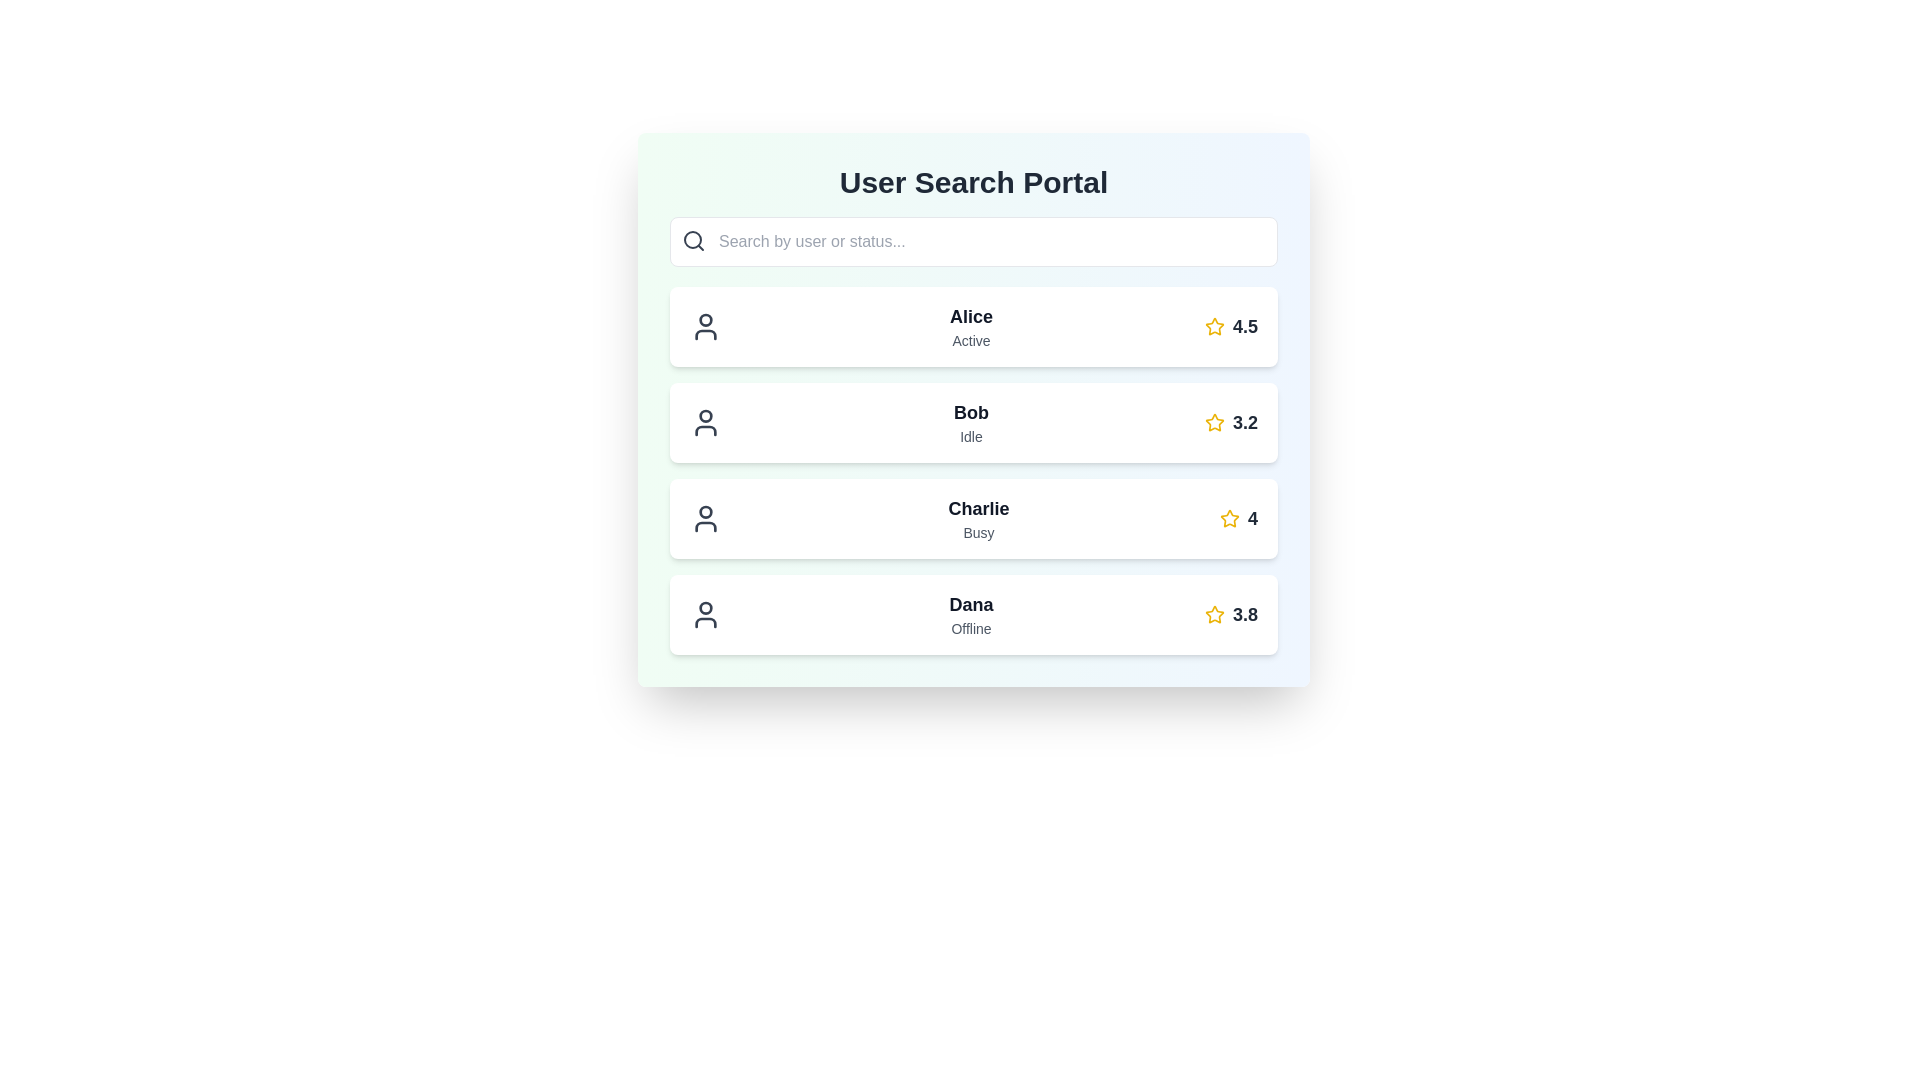 The height and width of the screenshot is (1080, 1920). Describe the element at coordinates (1244, 326) in the screenshot. I see `the text displaying the value '4.5', which is styled in bold gray font and located next to a yellow star icon indicating a rating system for user 'Alice'` at that location.